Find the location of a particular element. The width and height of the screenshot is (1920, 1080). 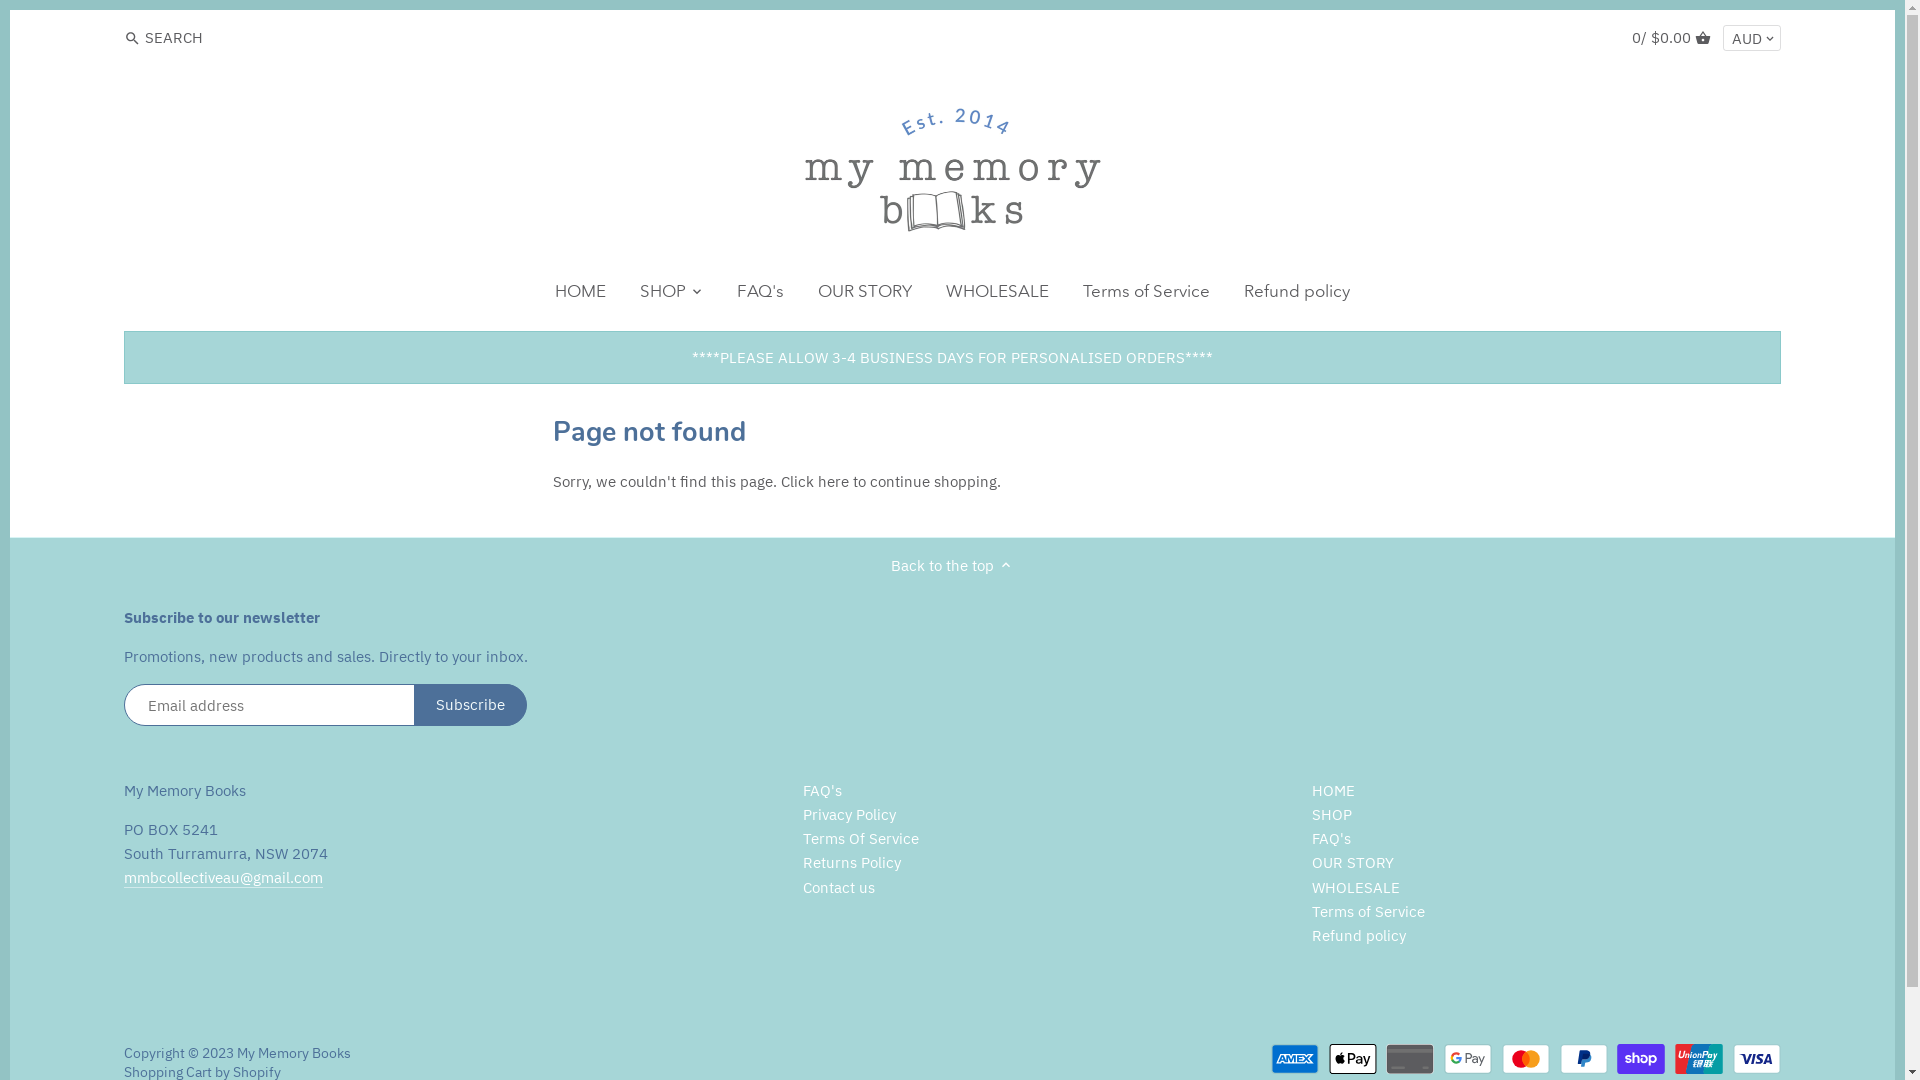

'Back to the top' is located at coordinates (890, 564).